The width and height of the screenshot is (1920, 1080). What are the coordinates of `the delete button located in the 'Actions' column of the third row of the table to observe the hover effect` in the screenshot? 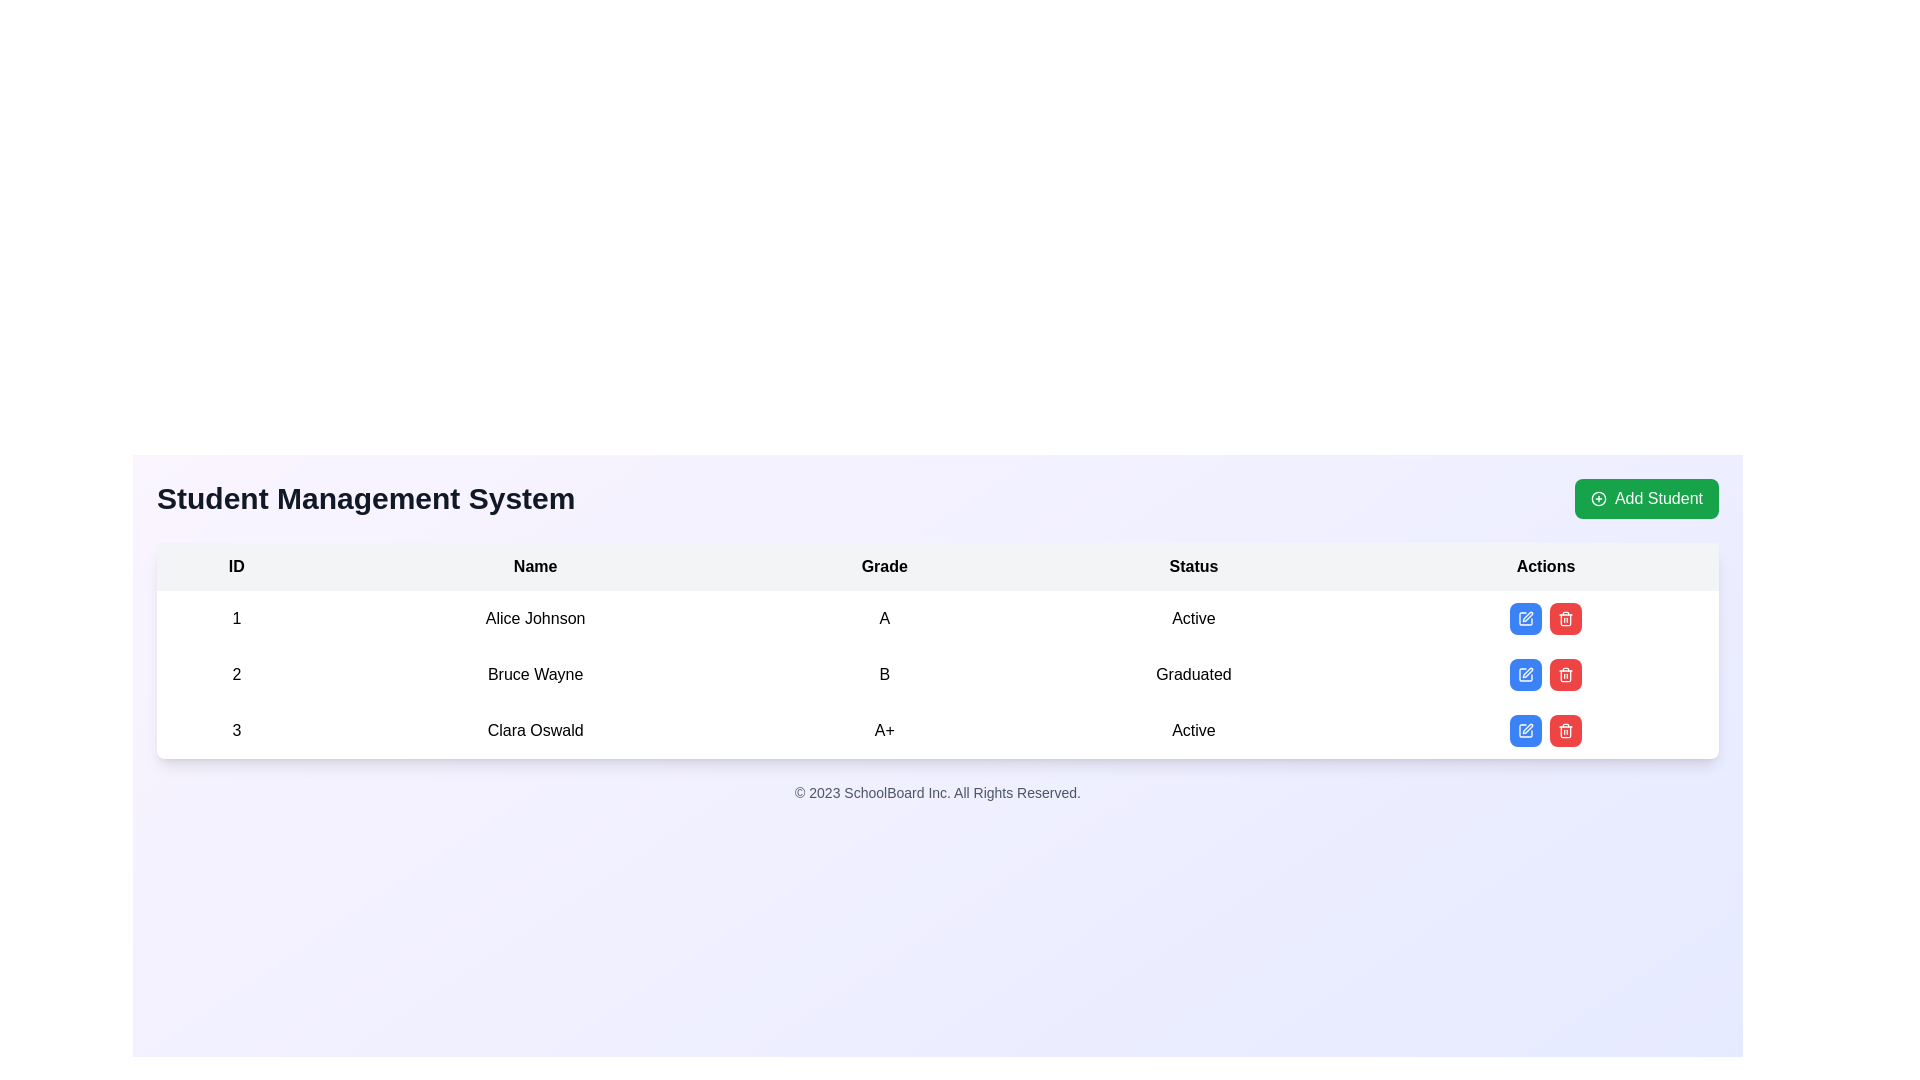 It's located at (1564, 731).